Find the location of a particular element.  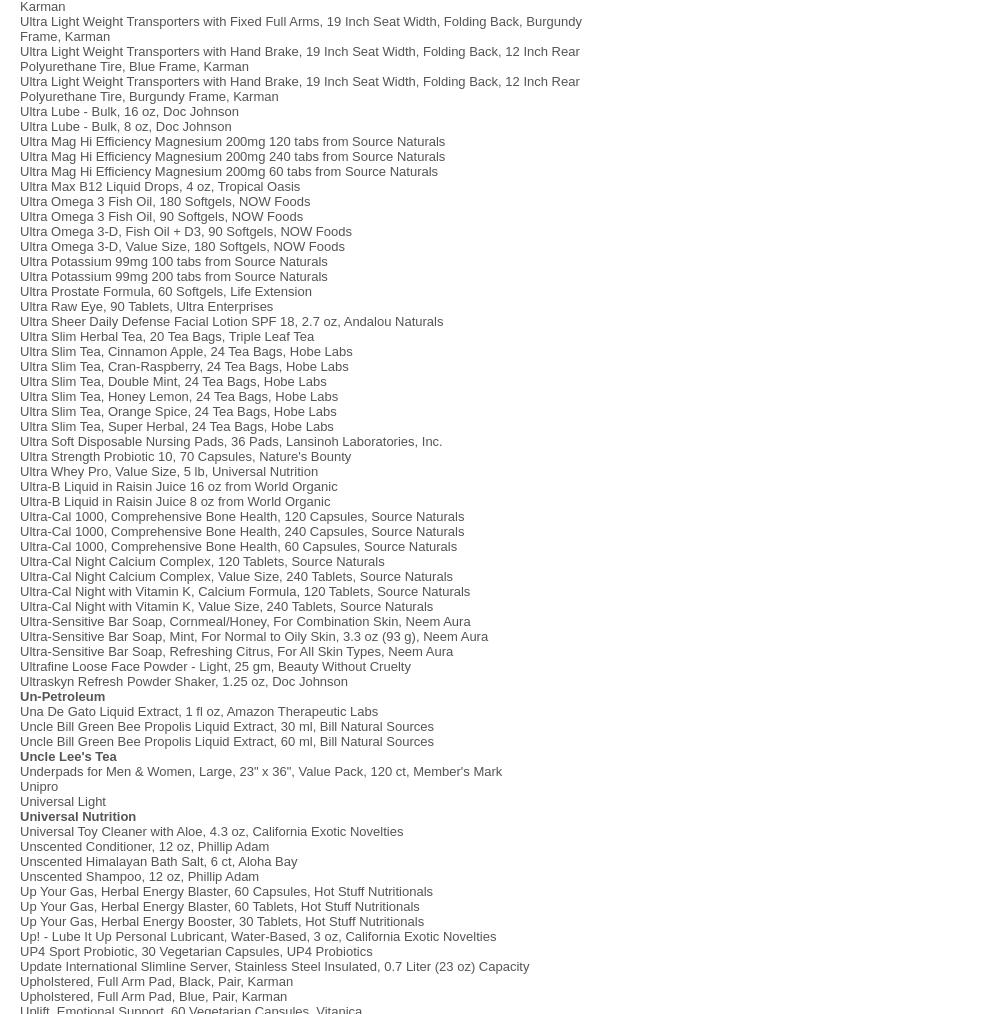

'Ultra Slim Tea, Cran-Raspberry, 24 Tea Bags, Hobe Labs' is located at coordinates (184, 365).